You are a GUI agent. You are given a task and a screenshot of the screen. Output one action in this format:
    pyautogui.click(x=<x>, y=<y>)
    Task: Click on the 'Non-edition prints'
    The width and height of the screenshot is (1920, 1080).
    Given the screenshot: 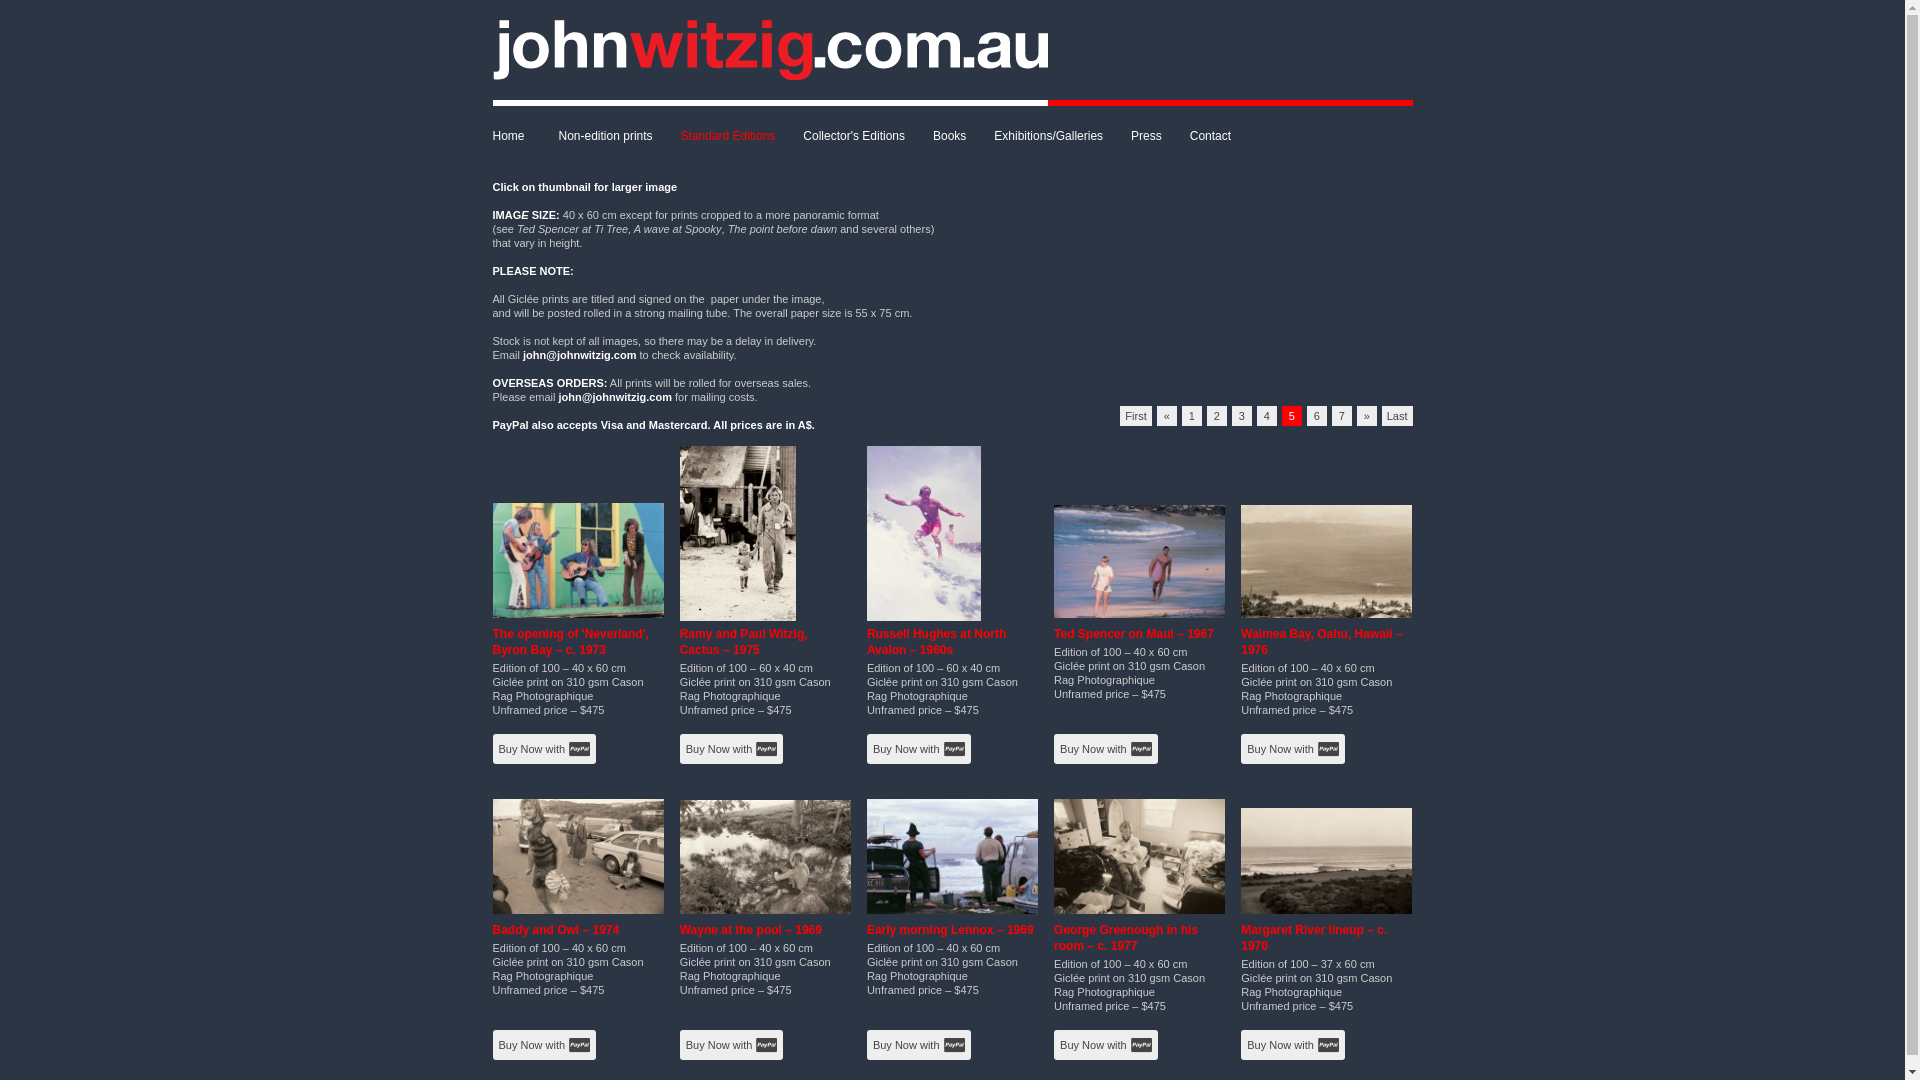 What is the action you would take?
    pyautogui.click(x=604, y=135)
    